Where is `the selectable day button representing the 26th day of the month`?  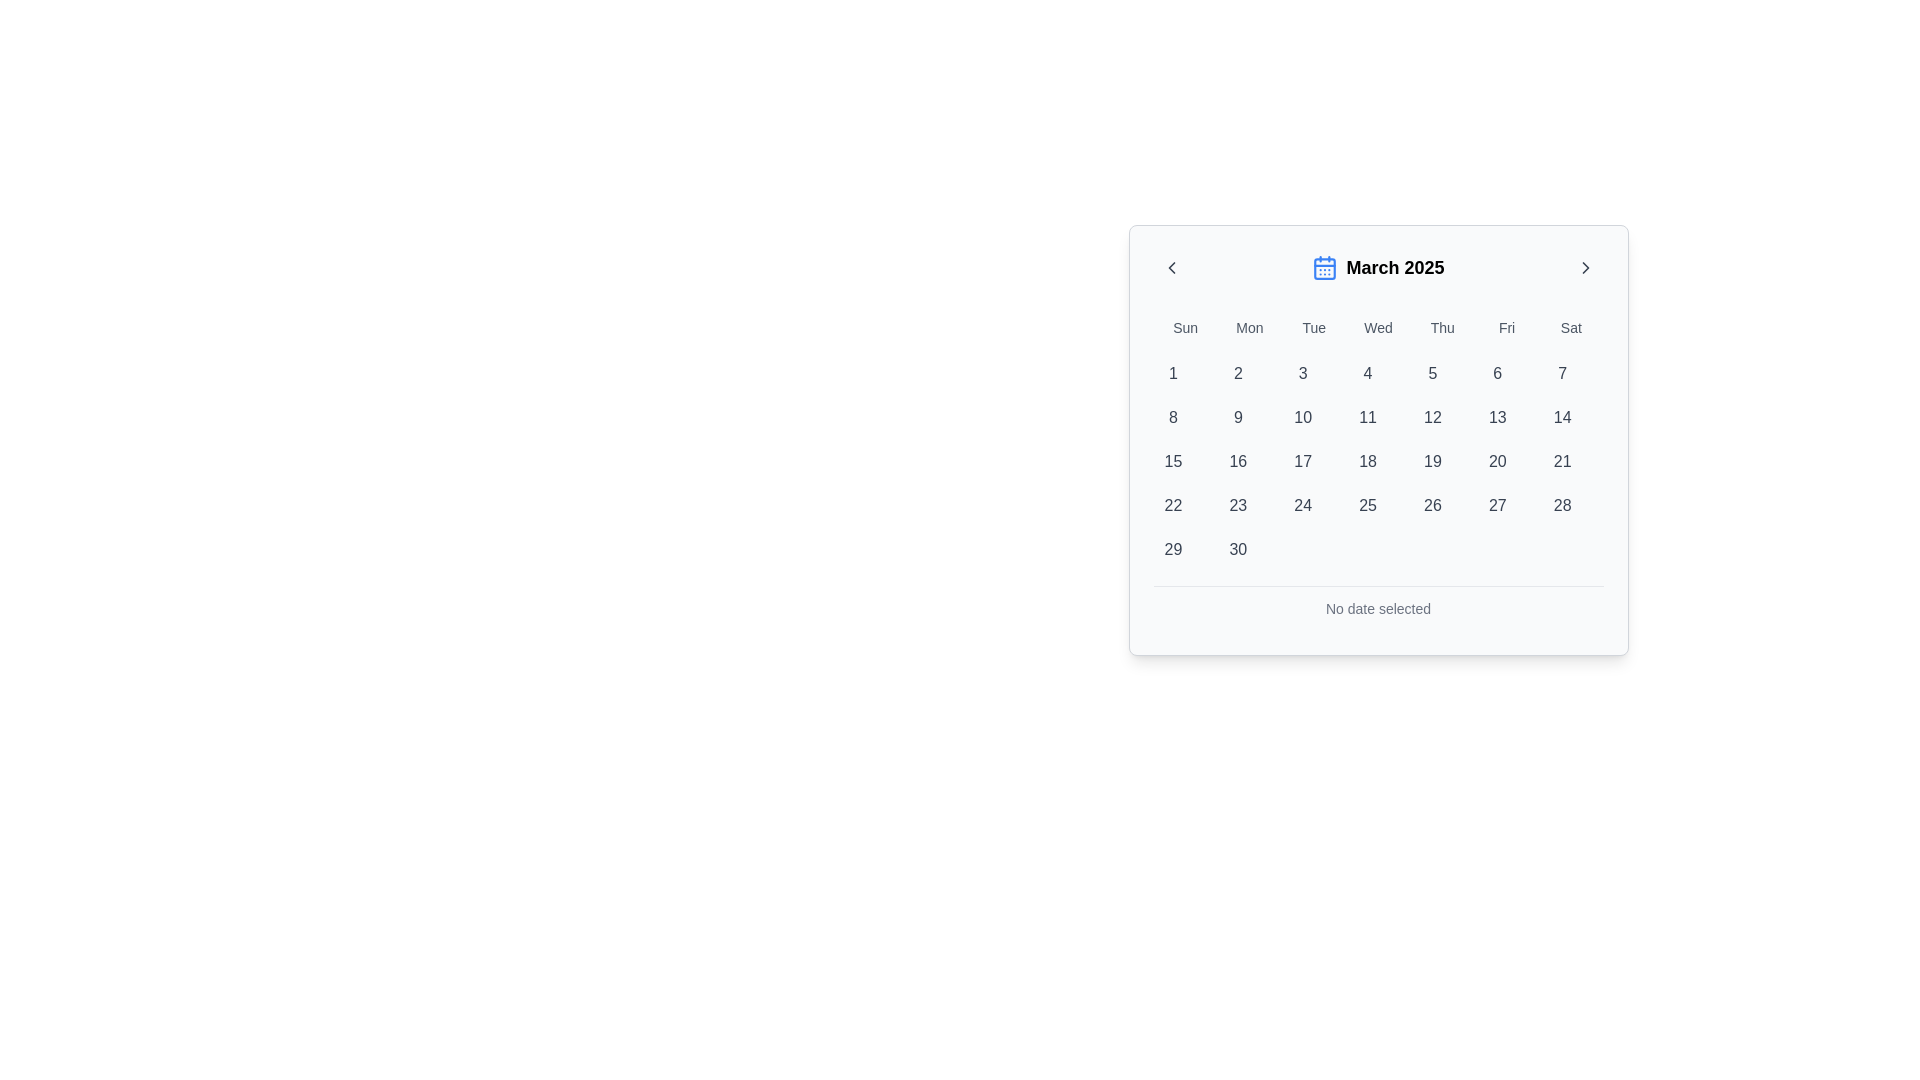 the selectable day button representing the 26th day of the month is located at coordinates (1431, 504).